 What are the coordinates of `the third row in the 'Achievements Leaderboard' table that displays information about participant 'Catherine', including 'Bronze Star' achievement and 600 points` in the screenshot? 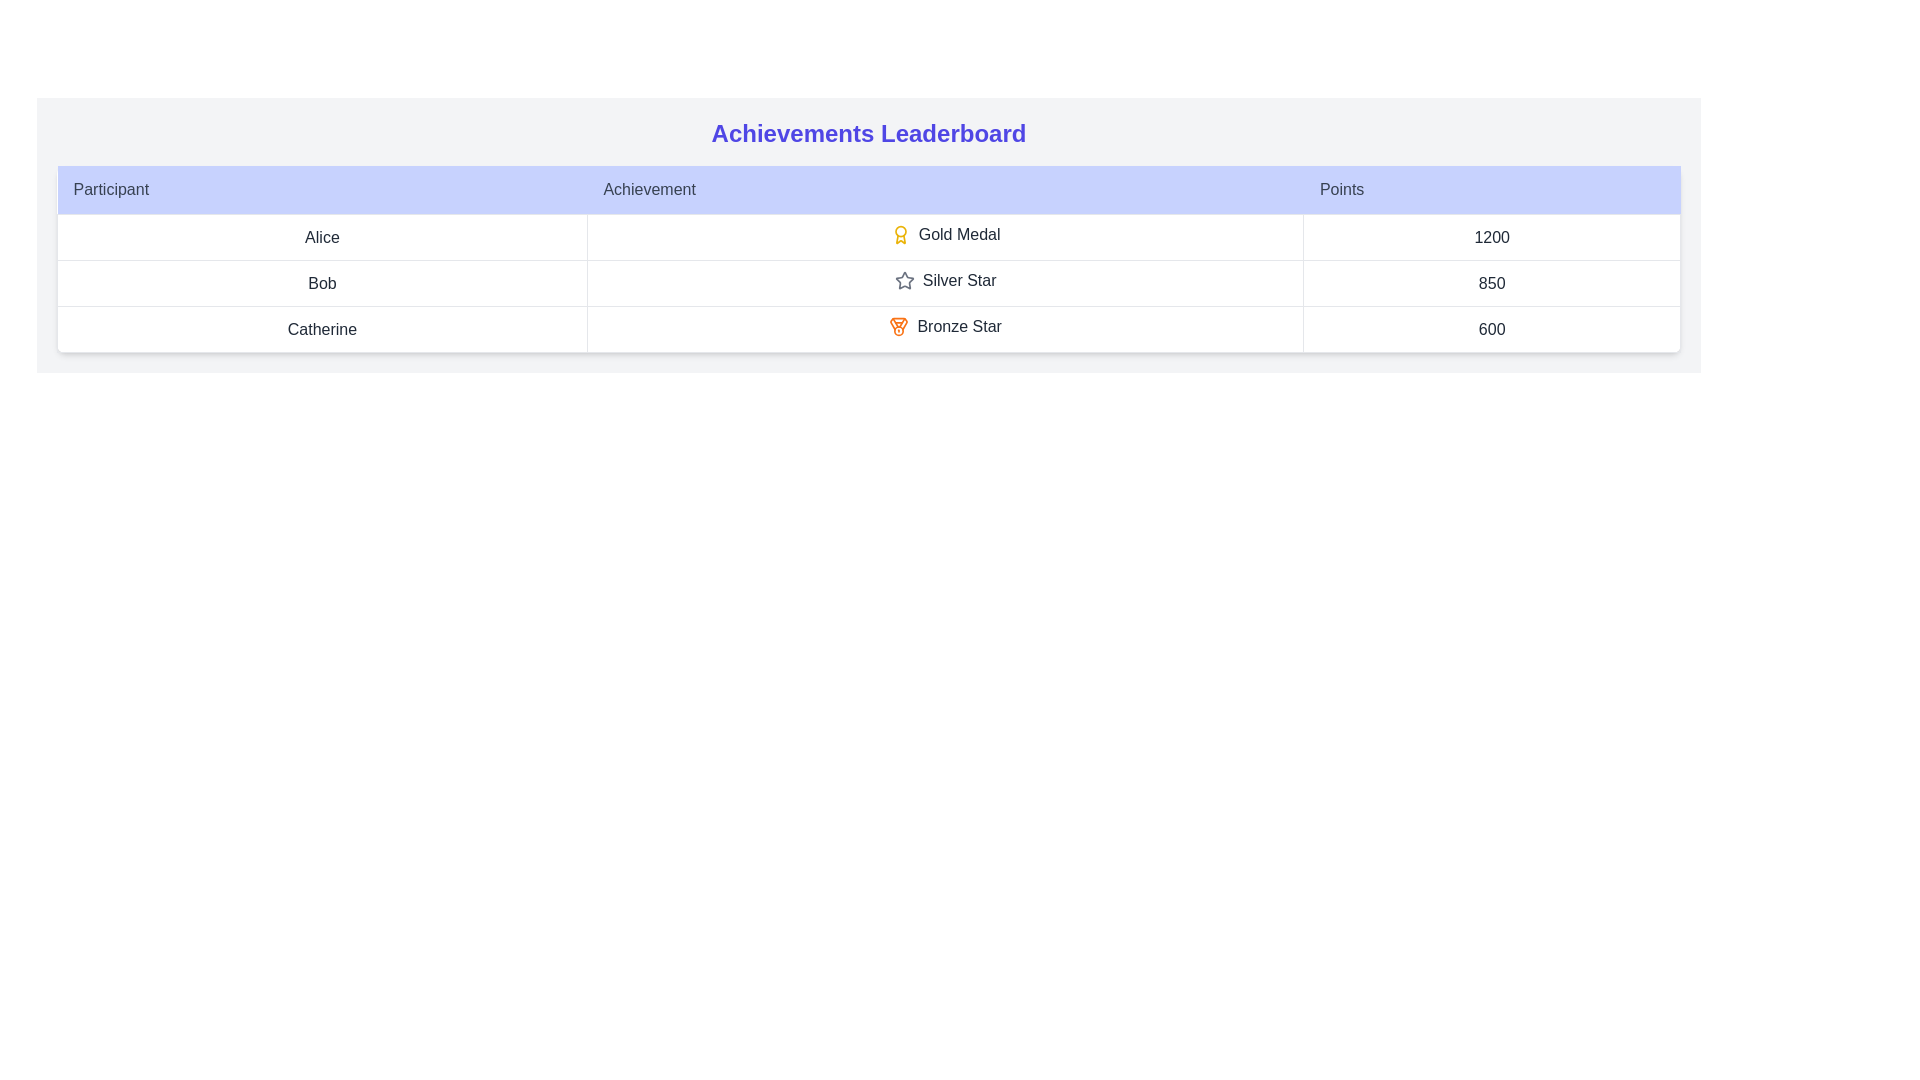 It's located at (868, 328).